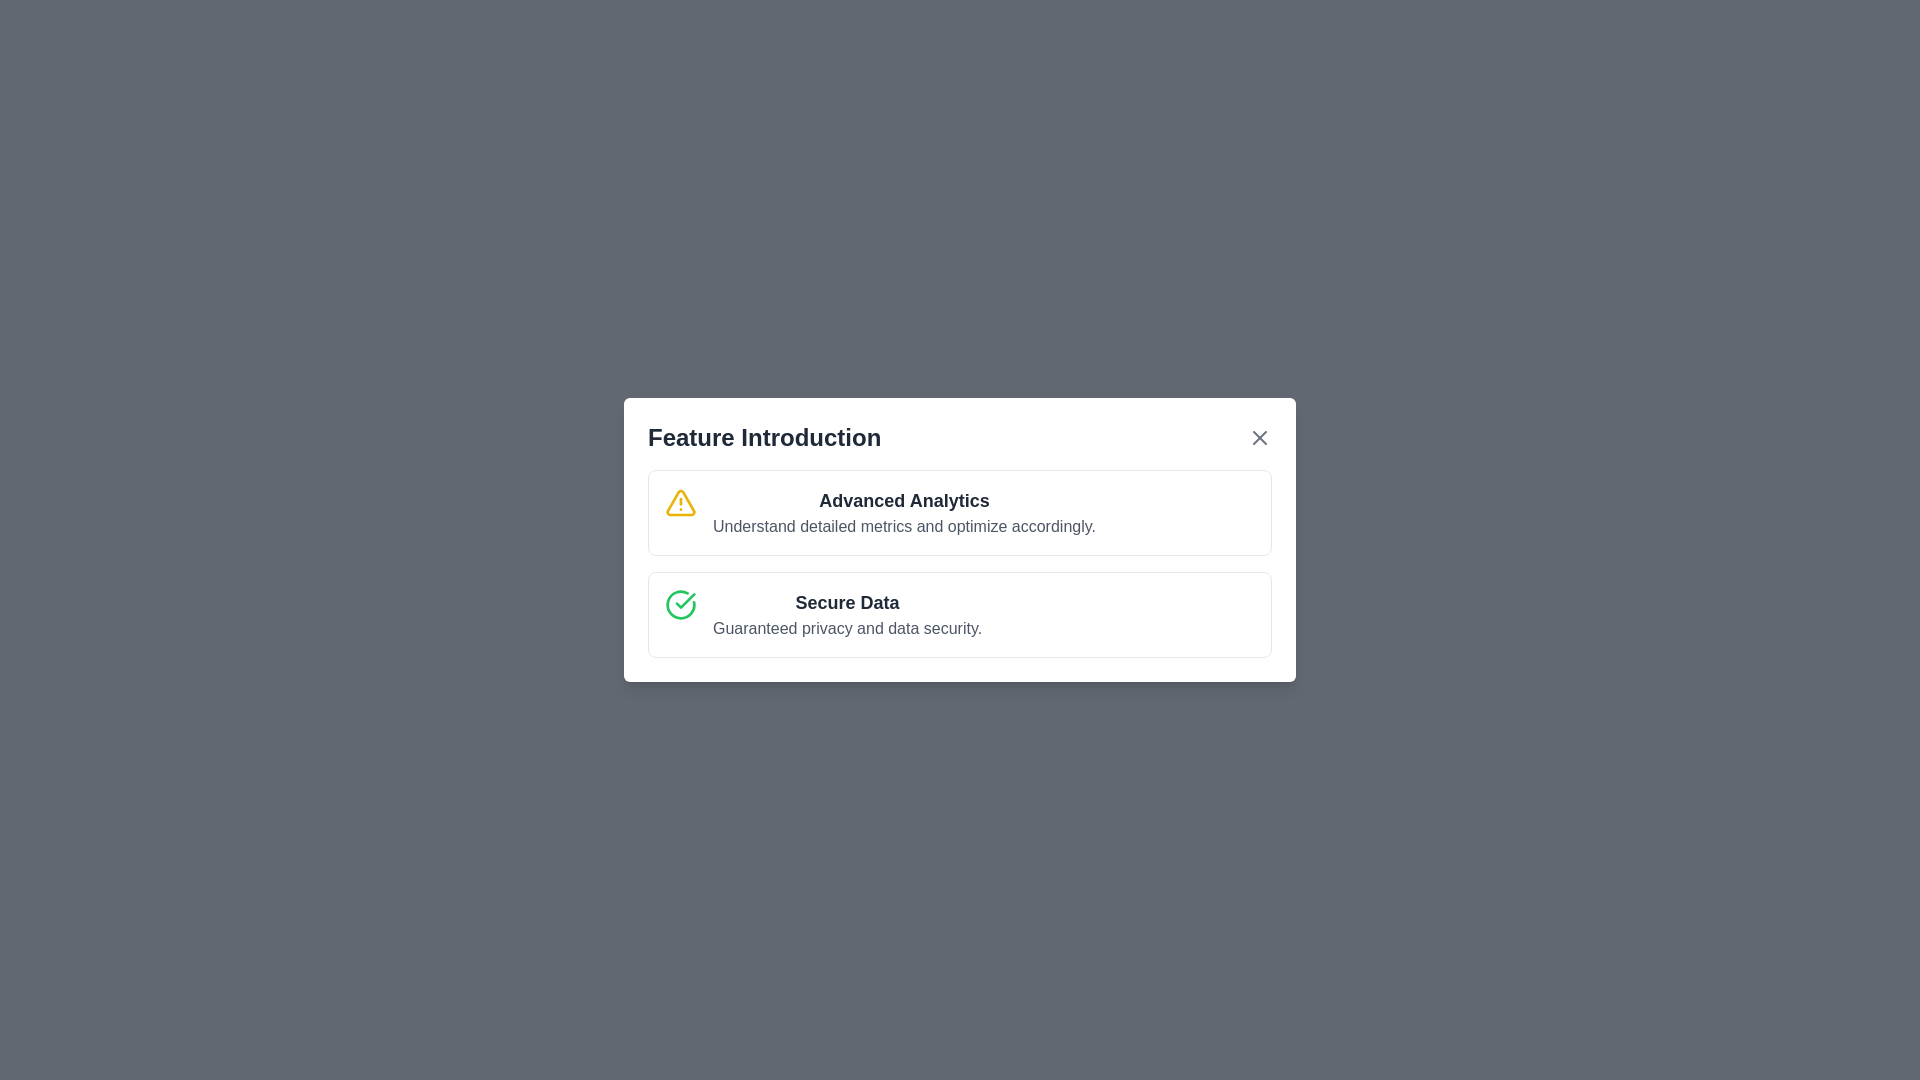 The width and height of the screenshot is (1920, 1080). I want to click on the 'Advanced Analytics' text block in the 'Feature Introduction' dialog box, which displays information about its benefits and is positioned above the 'Secure Data' feature description, so click(903, 512).